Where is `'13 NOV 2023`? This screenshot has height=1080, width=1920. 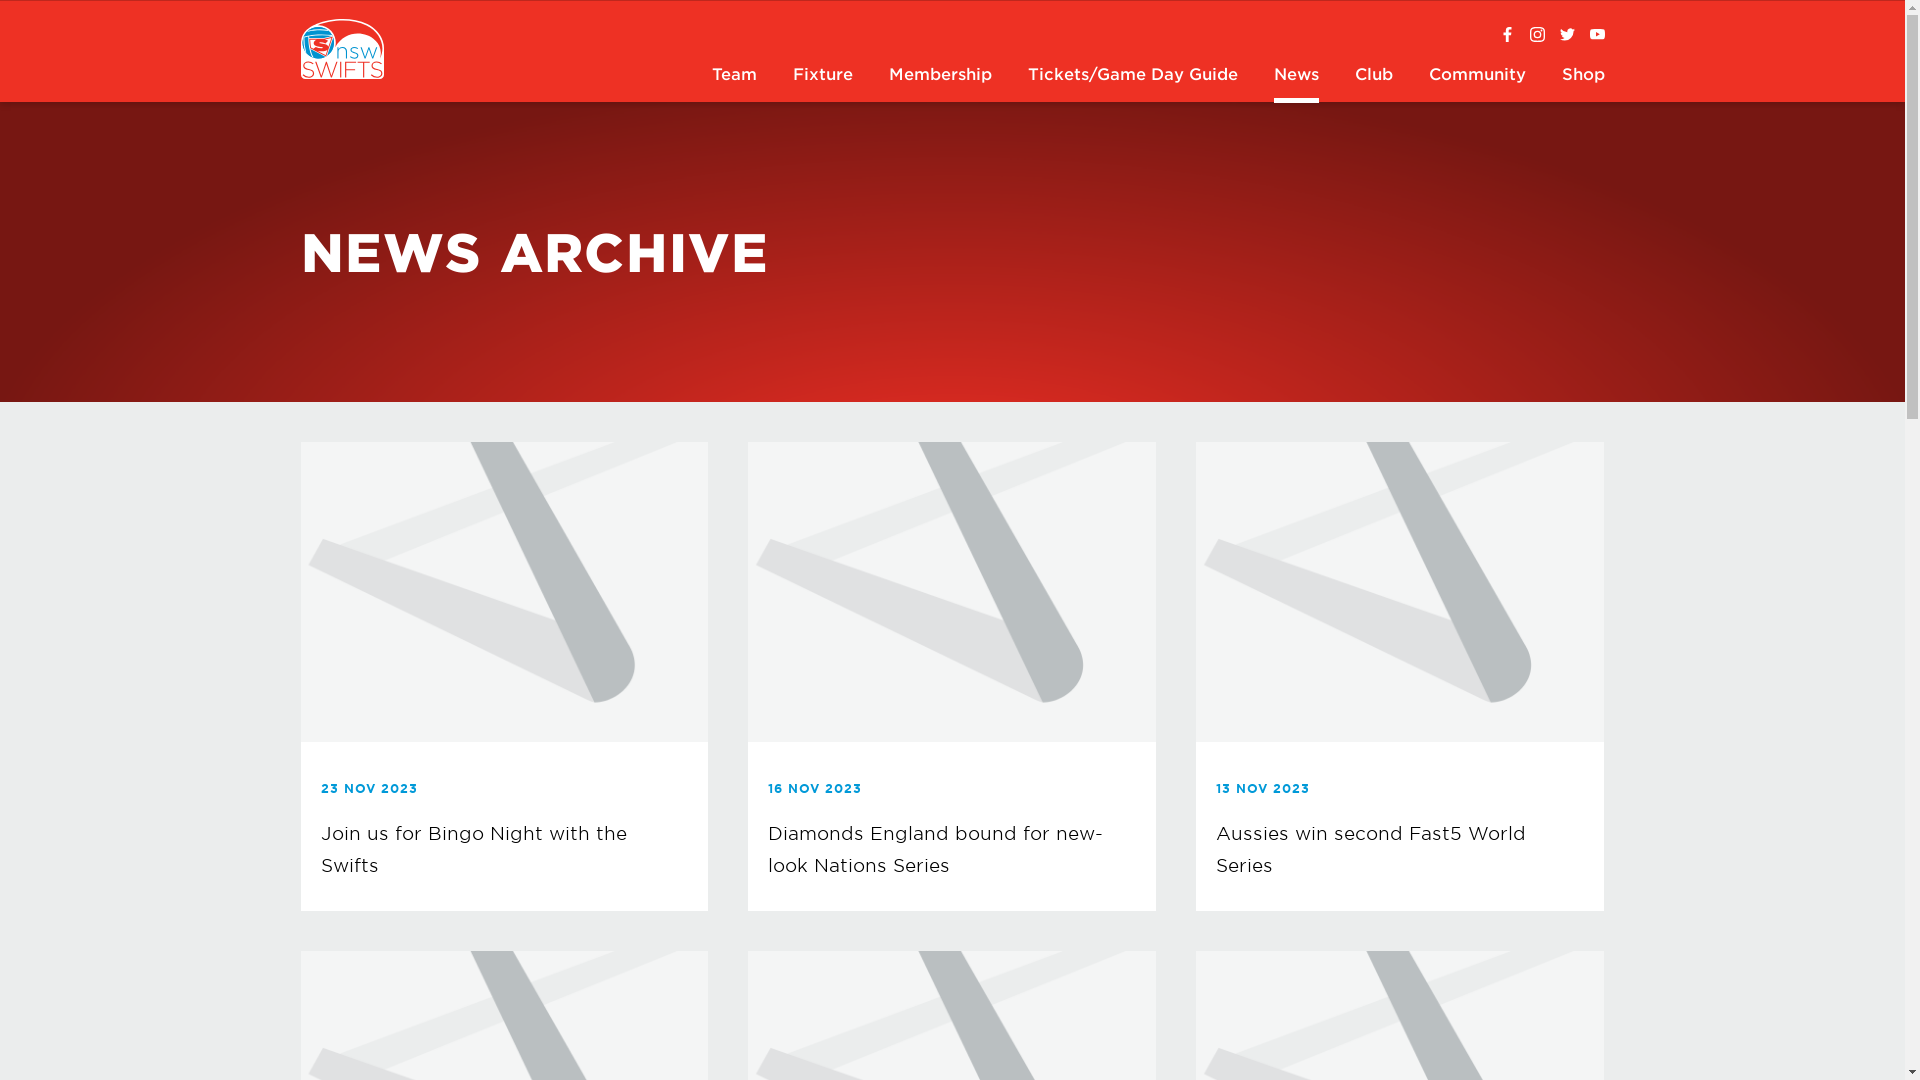
'13 NOV 2023 is located at coordinates (1399, 675).